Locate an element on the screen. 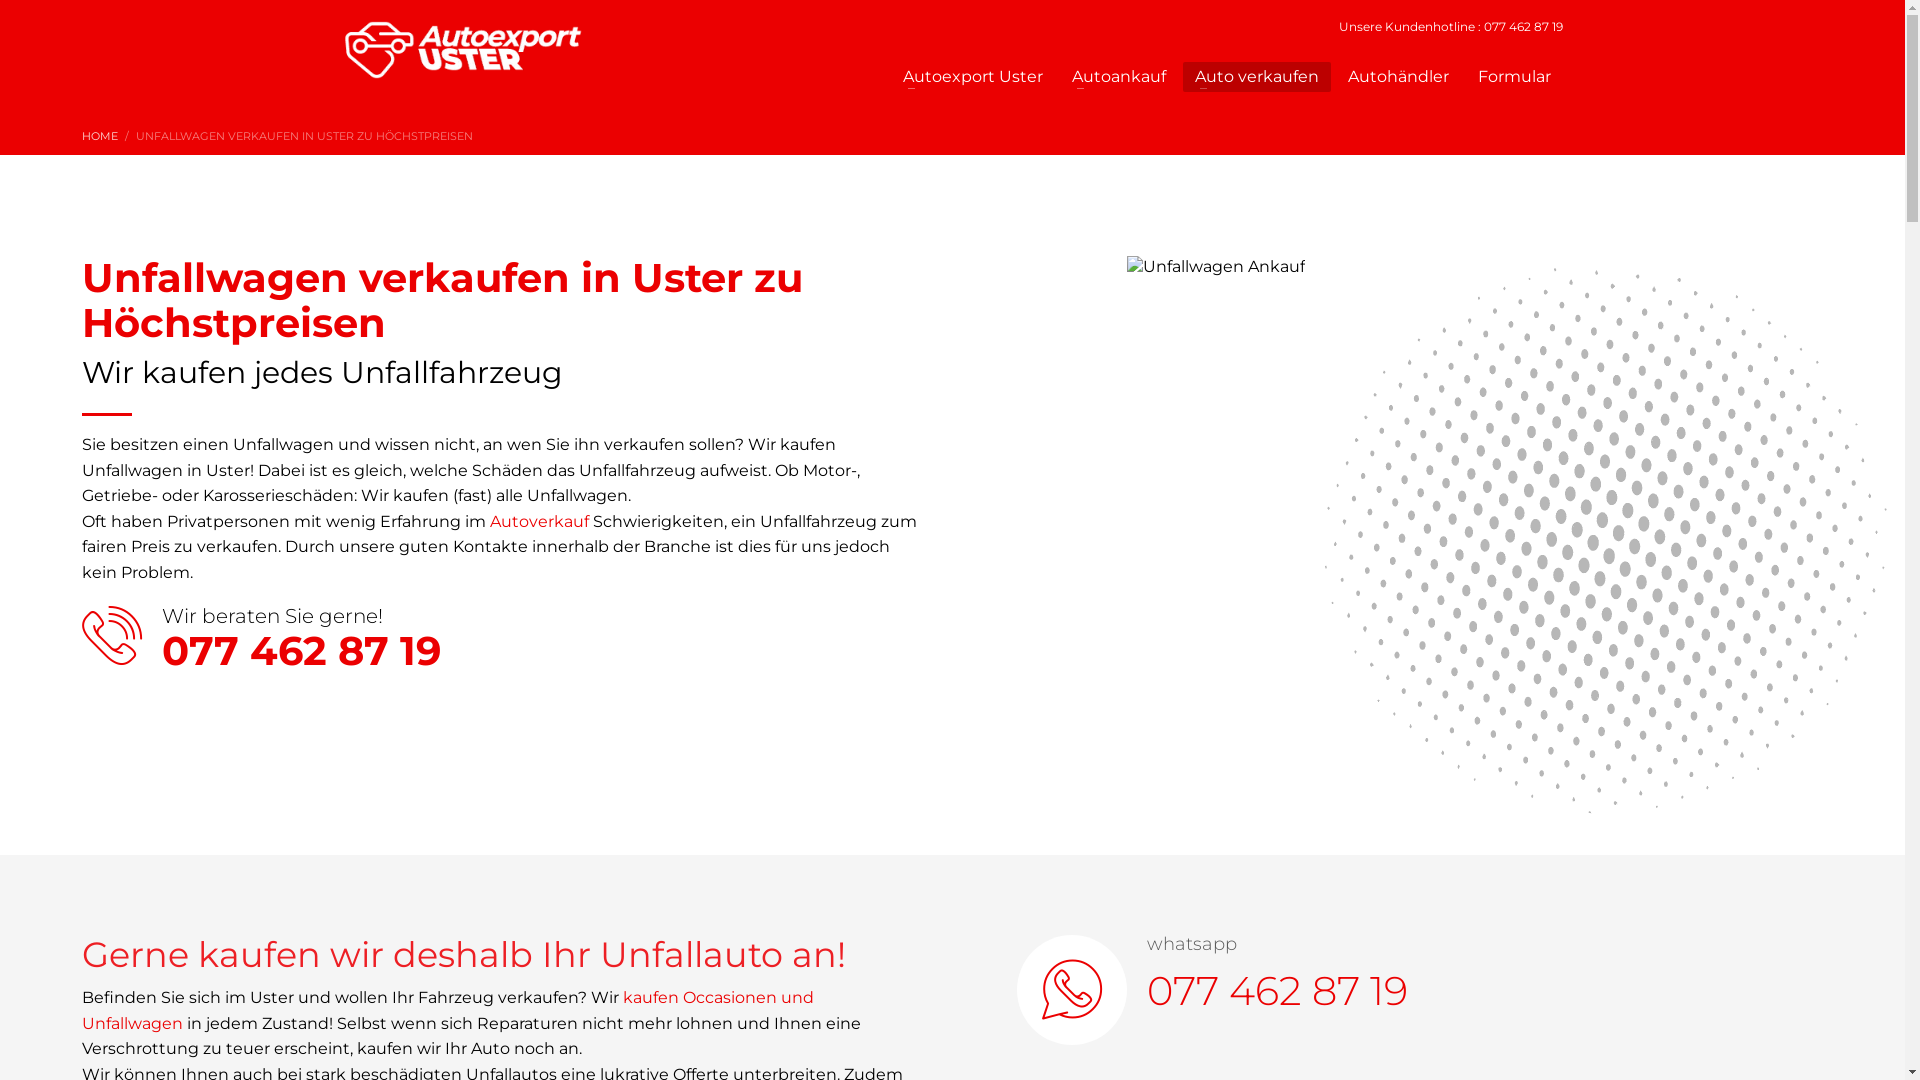  'Auto verkaufen' is located at coordinates (1255, 76).